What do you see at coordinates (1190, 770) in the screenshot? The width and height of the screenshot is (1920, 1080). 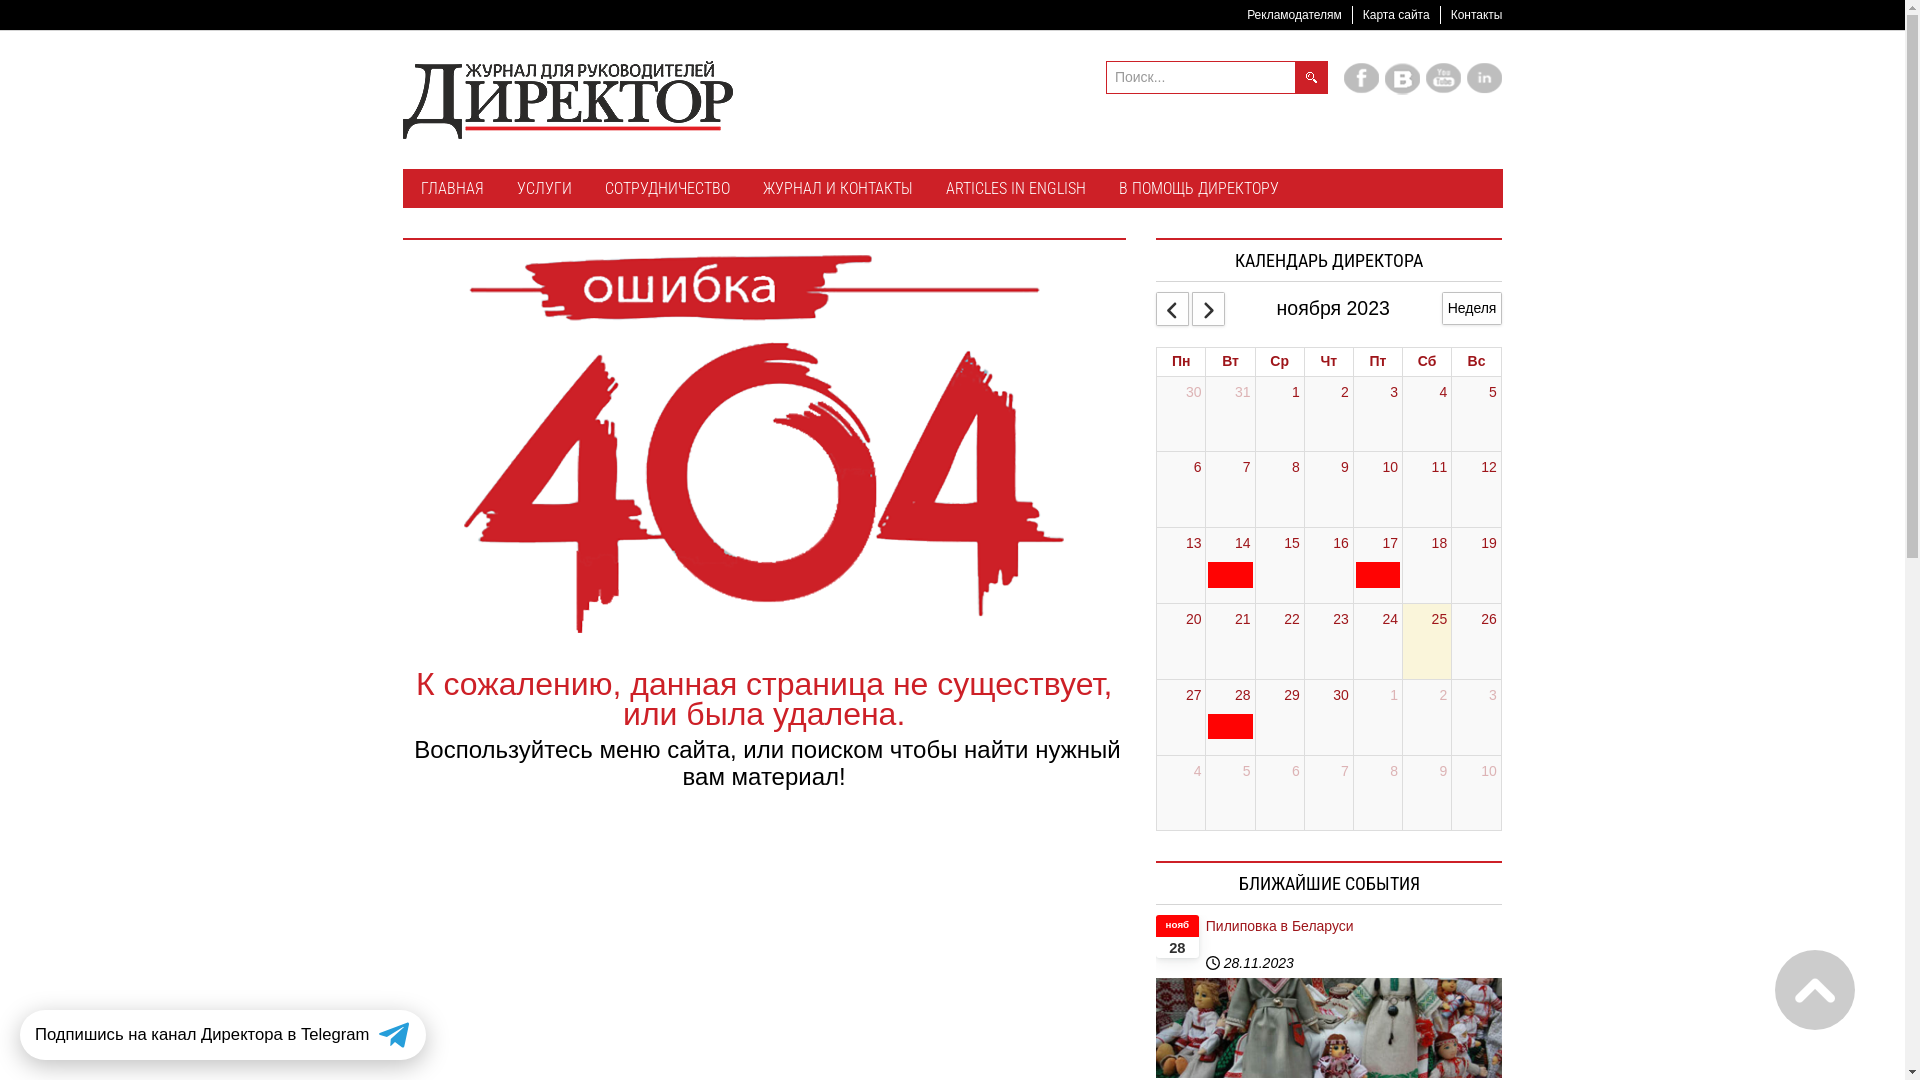 I see `'4'` at bounding box center [1190, 770].